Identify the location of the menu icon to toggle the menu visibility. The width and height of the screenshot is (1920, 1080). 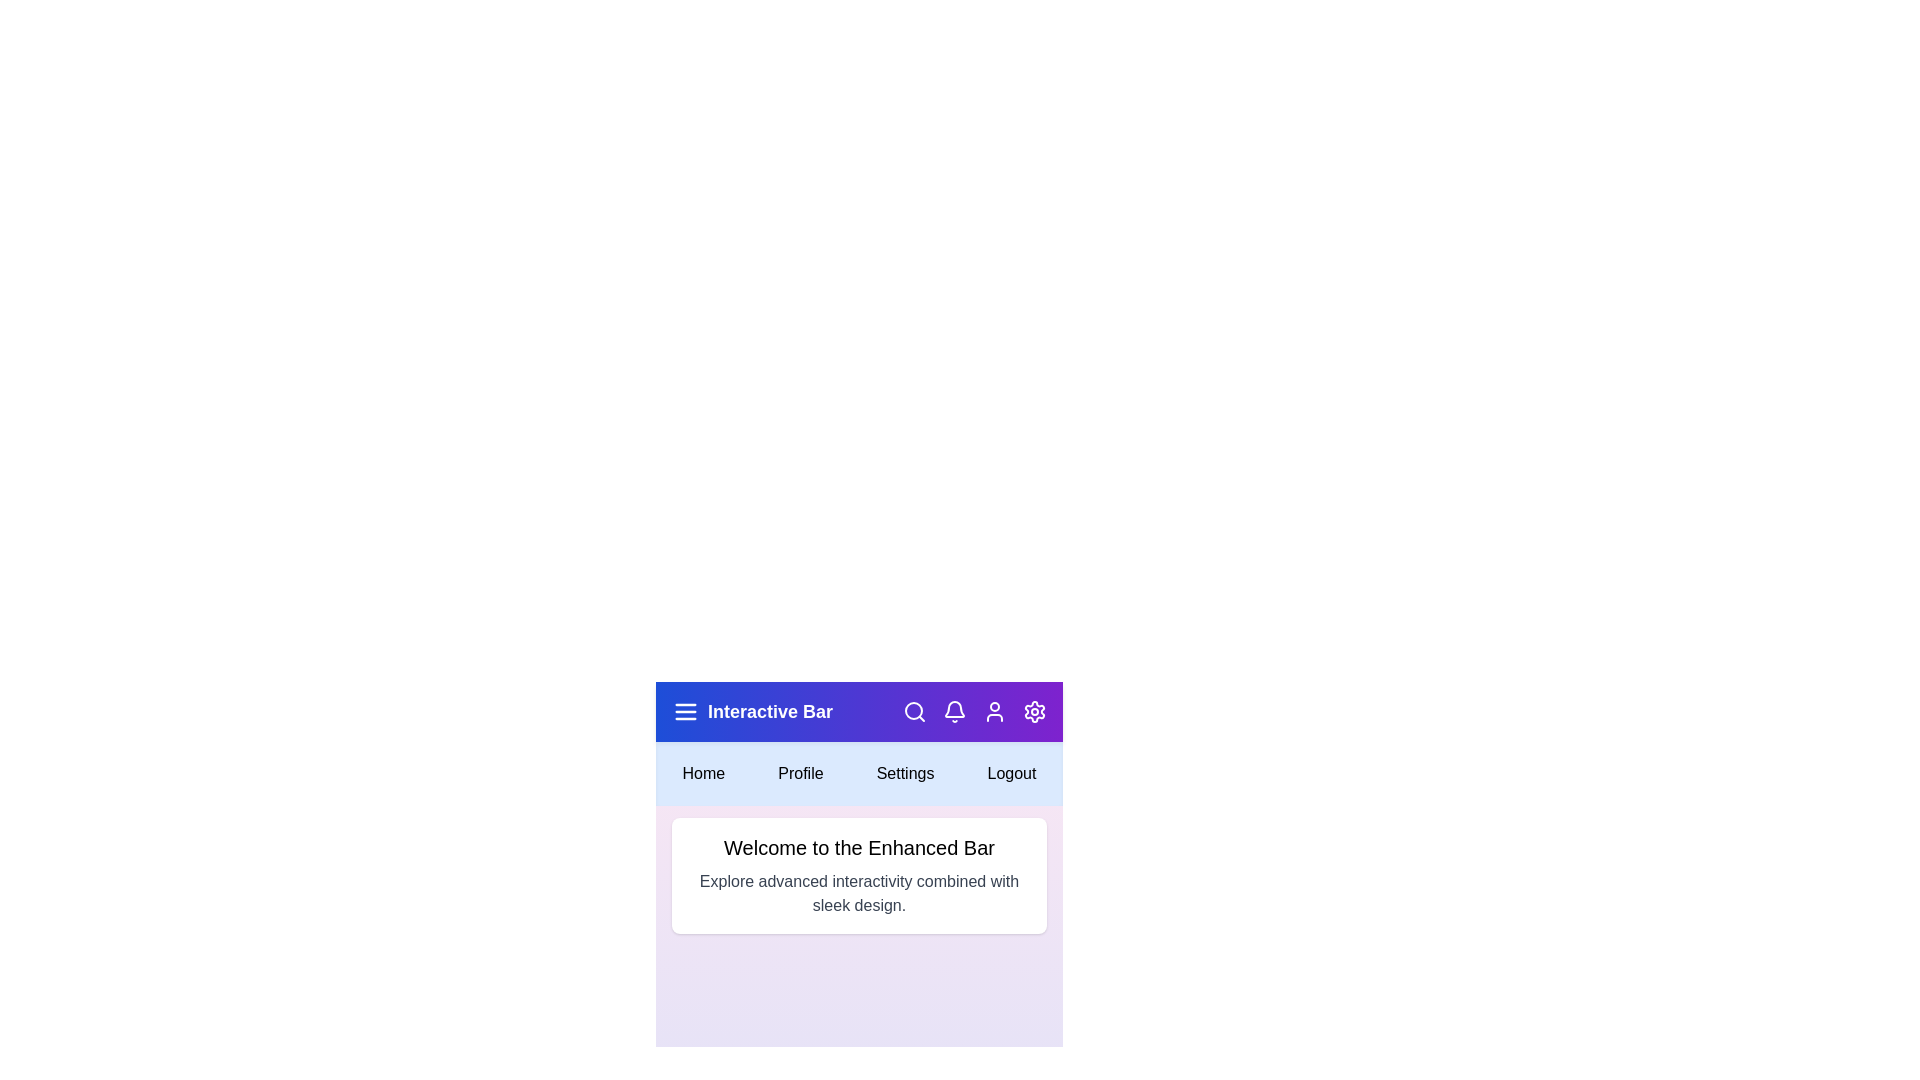
(686, 711).